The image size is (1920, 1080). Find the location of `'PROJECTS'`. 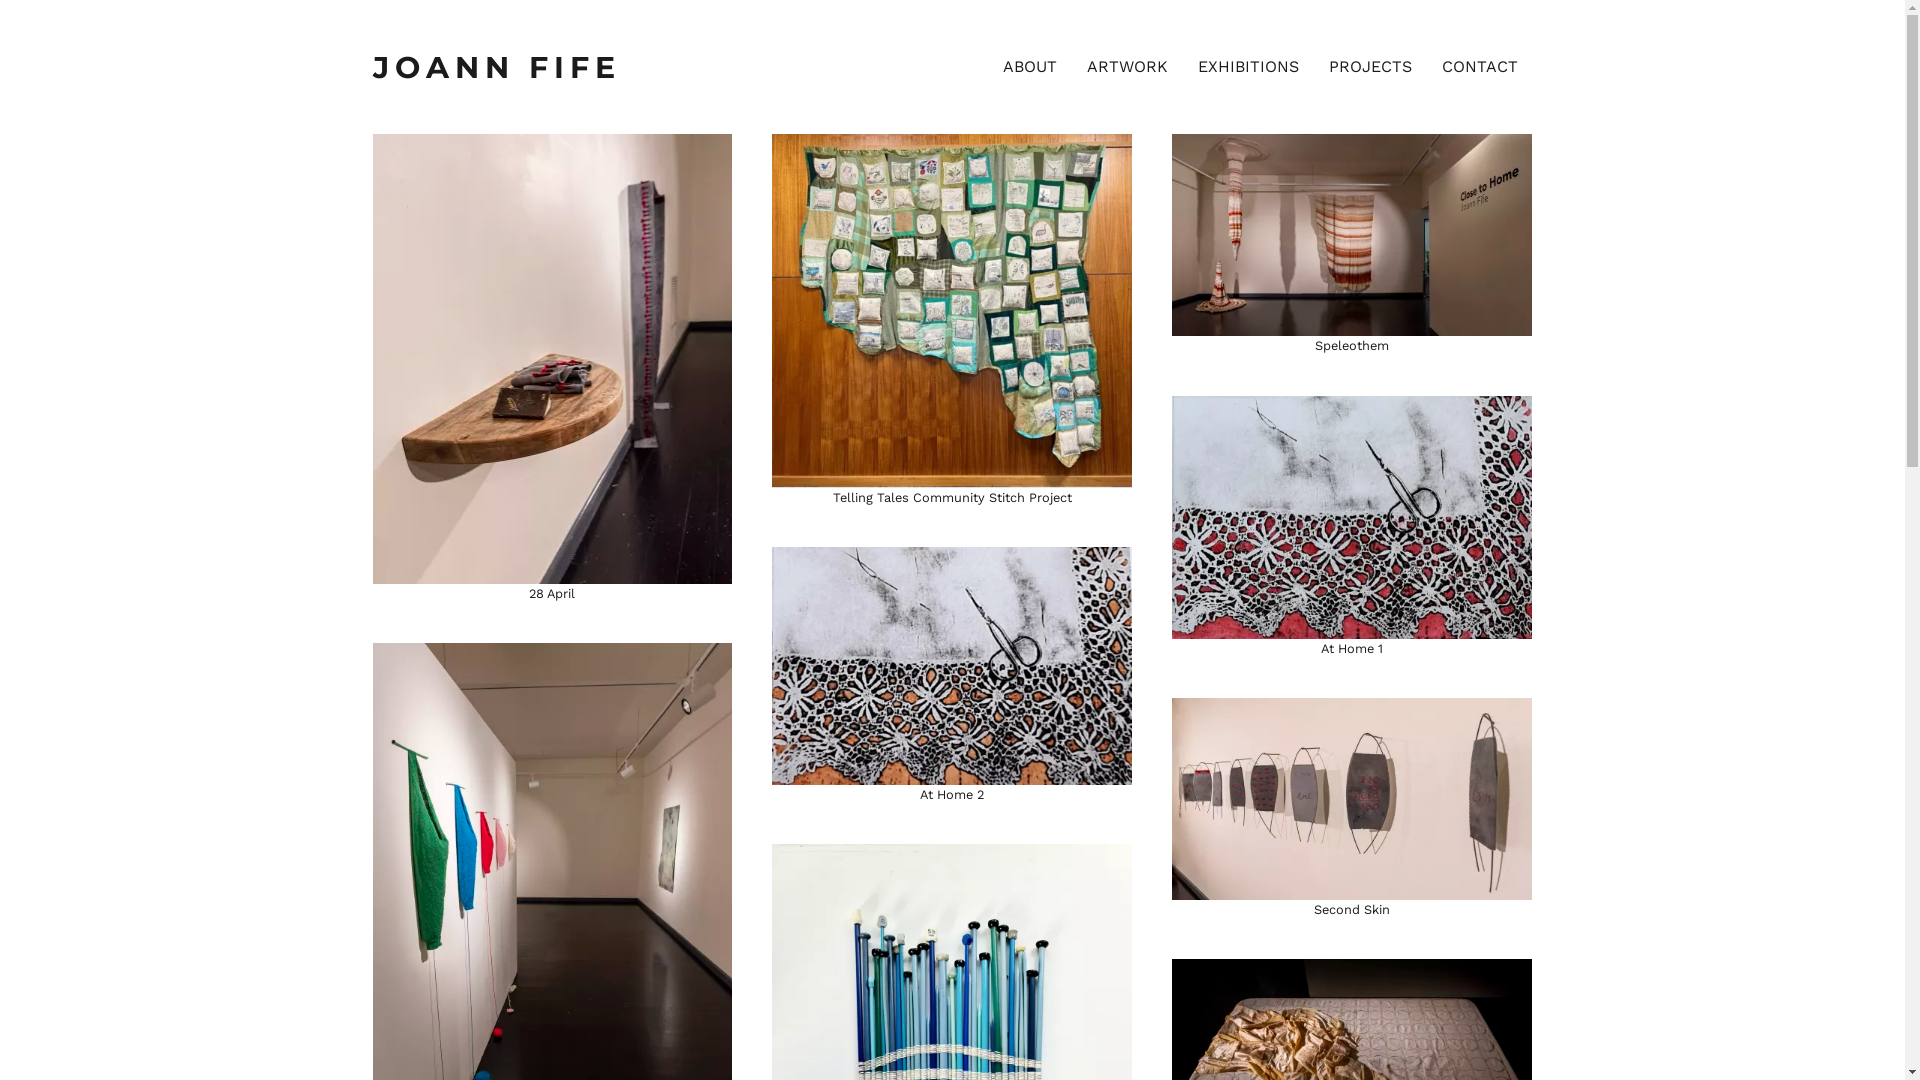

'PROJECTS' is located at coordinates (1369, 65).